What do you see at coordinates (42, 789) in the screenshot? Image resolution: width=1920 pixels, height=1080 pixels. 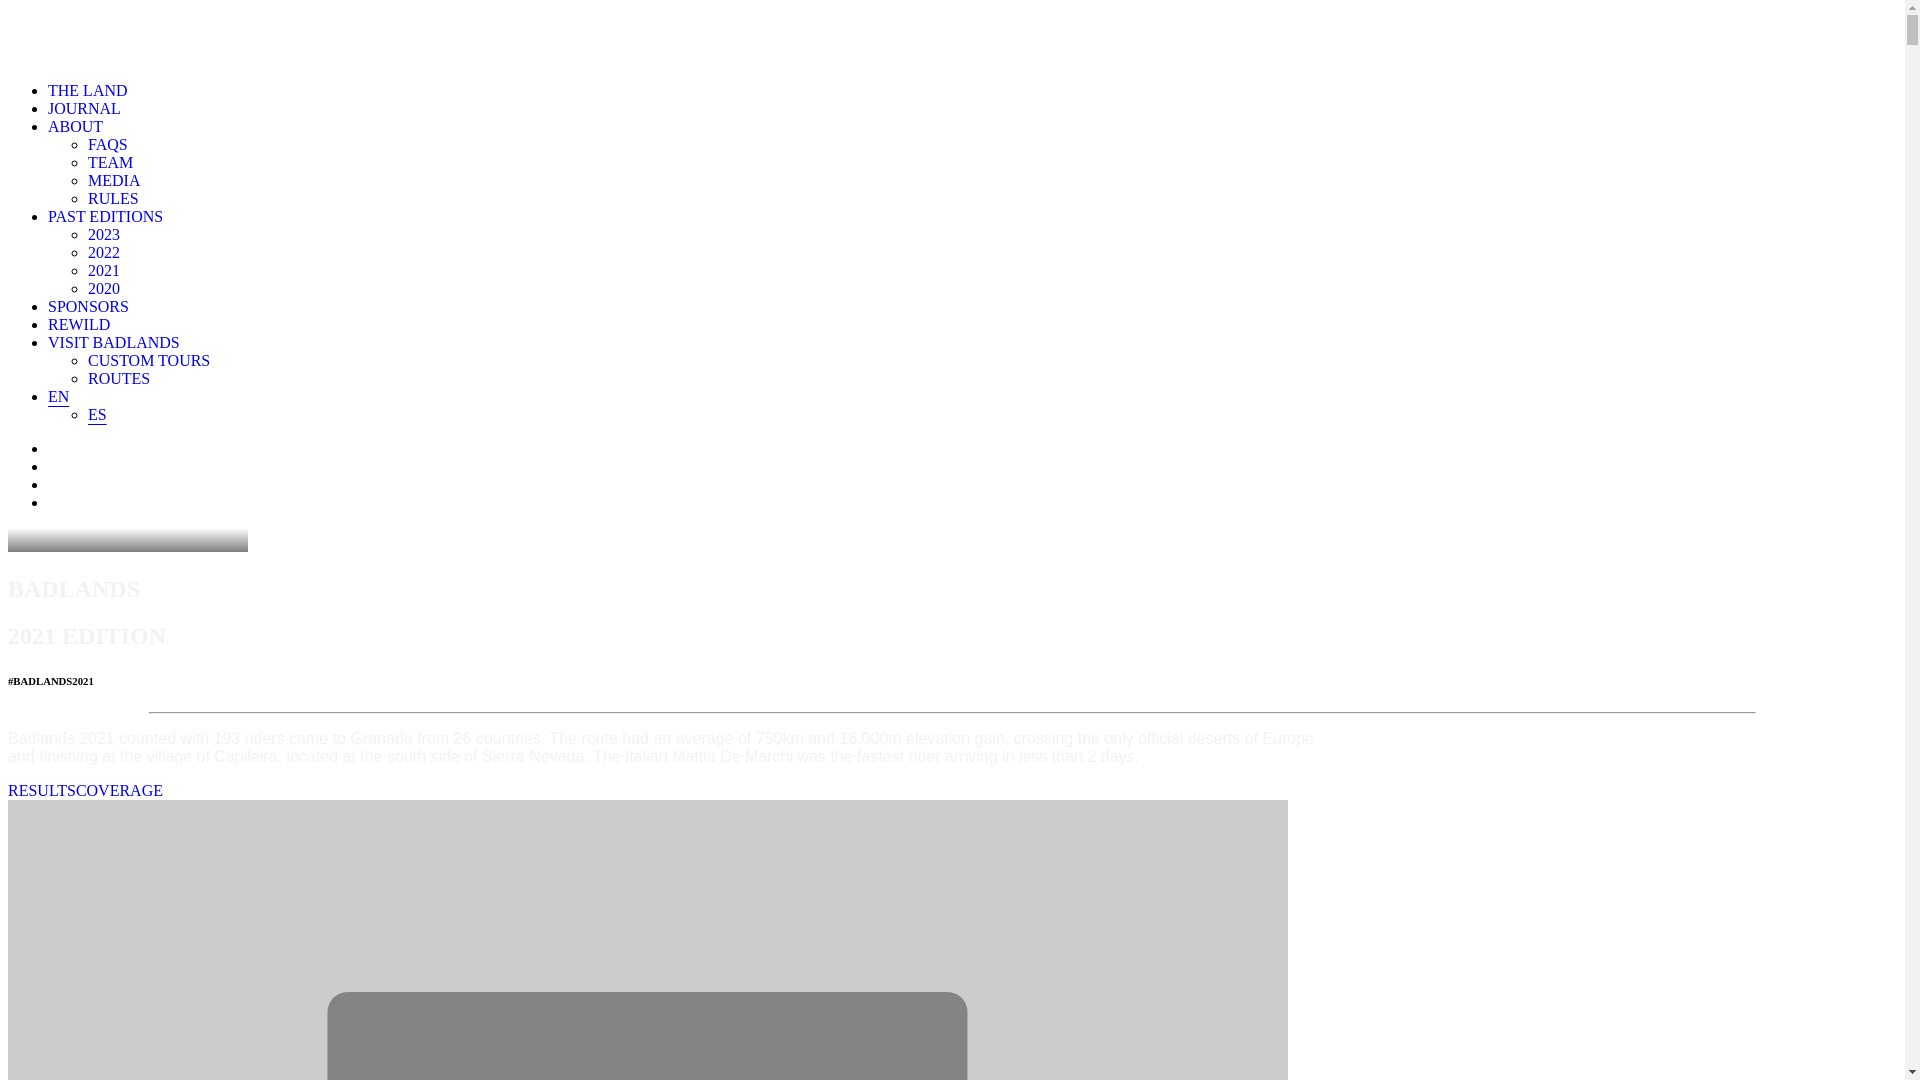 I see `'RESULTS'` at bounding box center [42, 789].